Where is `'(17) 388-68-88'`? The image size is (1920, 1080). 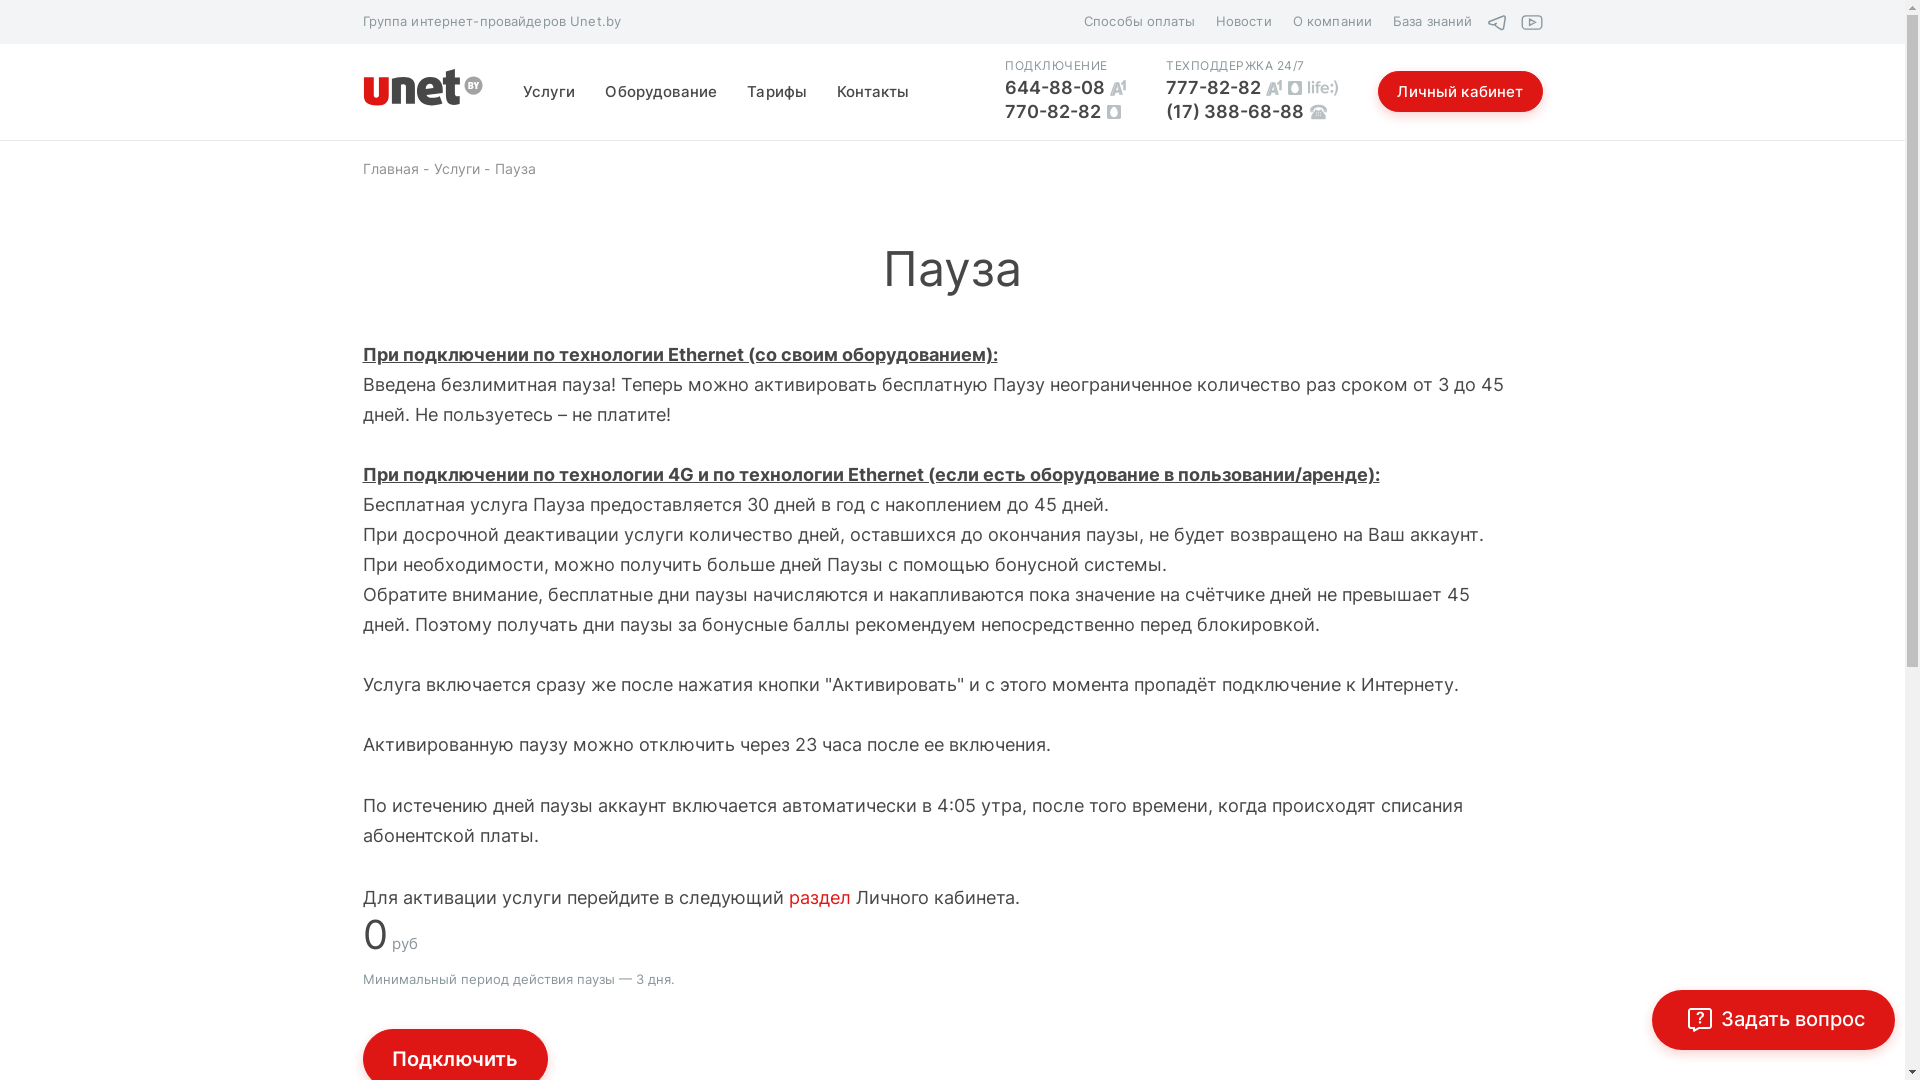
'(17) 388-68-88' is located at coordinates (1251, 111).